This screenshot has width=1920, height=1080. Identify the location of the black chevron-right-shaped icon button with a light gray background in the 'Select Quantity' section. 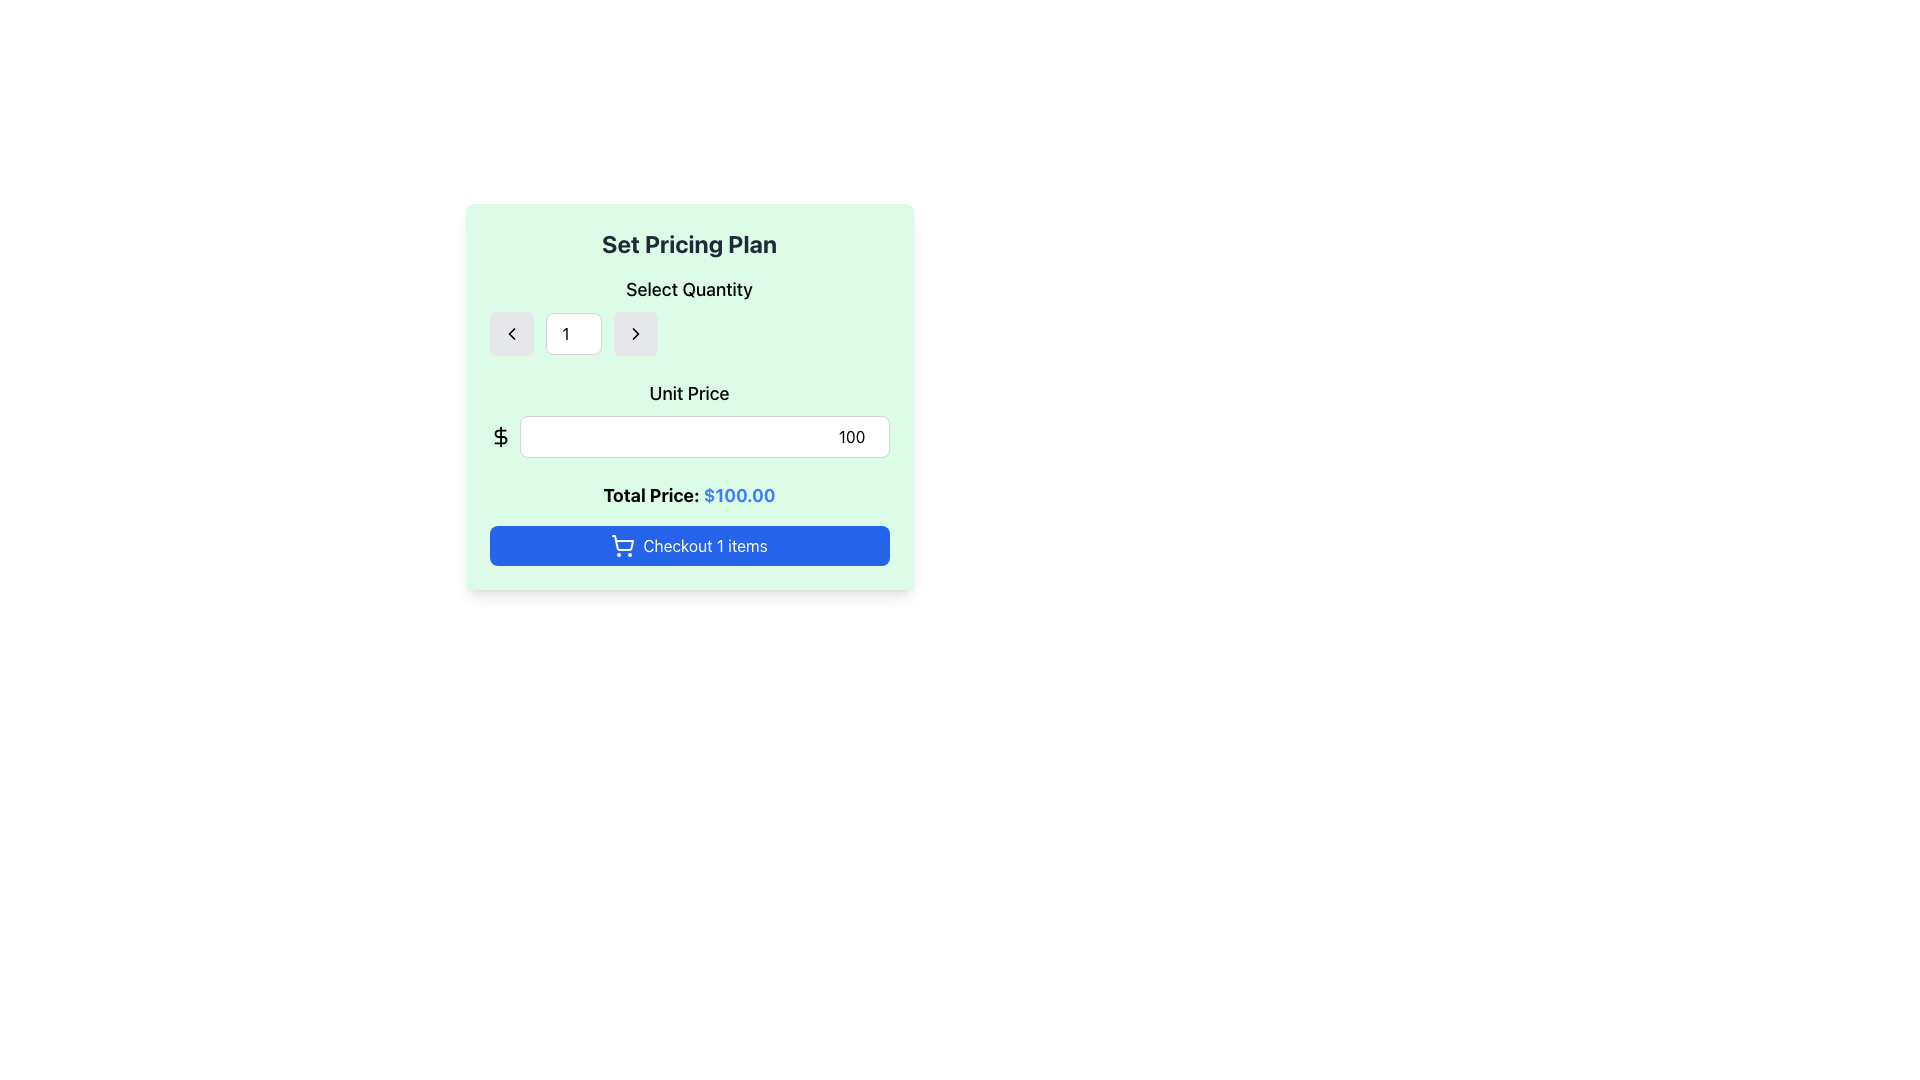
(634, 333).